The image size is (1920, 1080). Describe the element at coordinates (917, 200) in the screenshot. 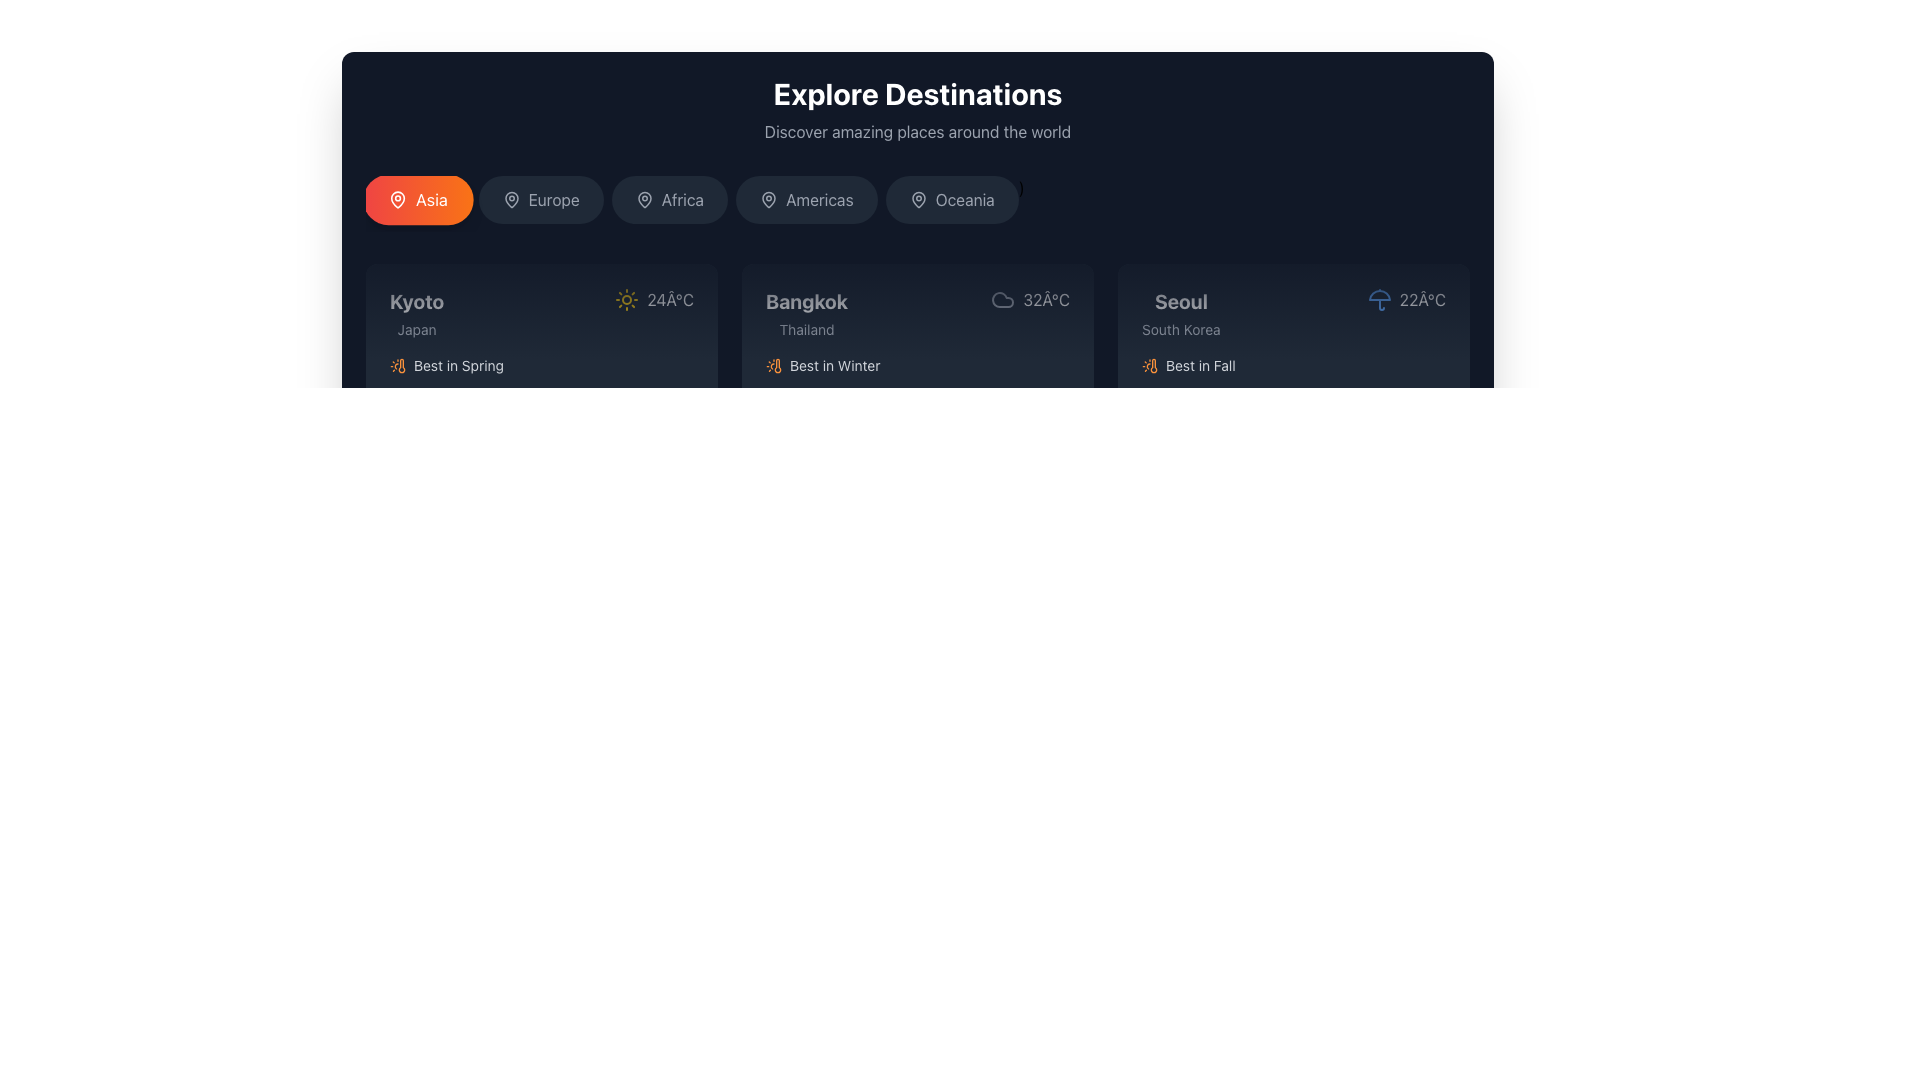

I see `the 'Oceania' button which contains the map pin icon indicating a location marker` at that location.